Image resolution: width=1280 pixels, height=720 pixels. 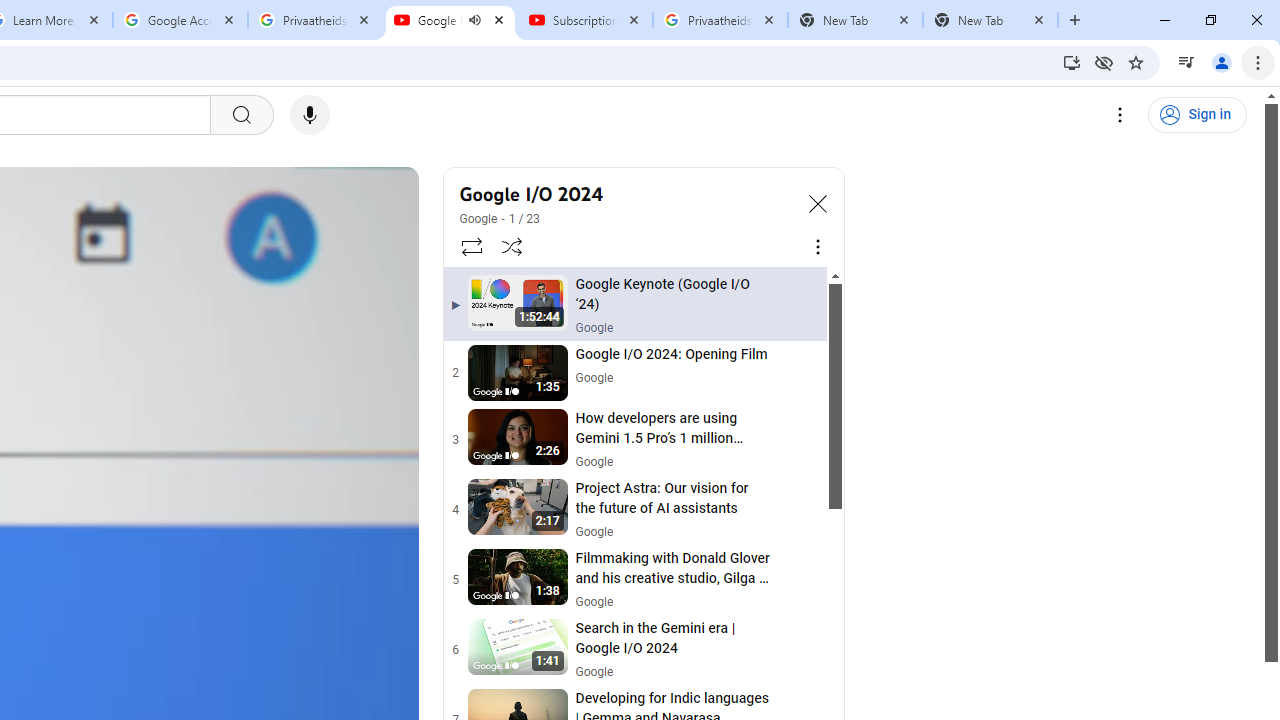 I want to click on 'Loop playlist', so click(x=470, y=245).